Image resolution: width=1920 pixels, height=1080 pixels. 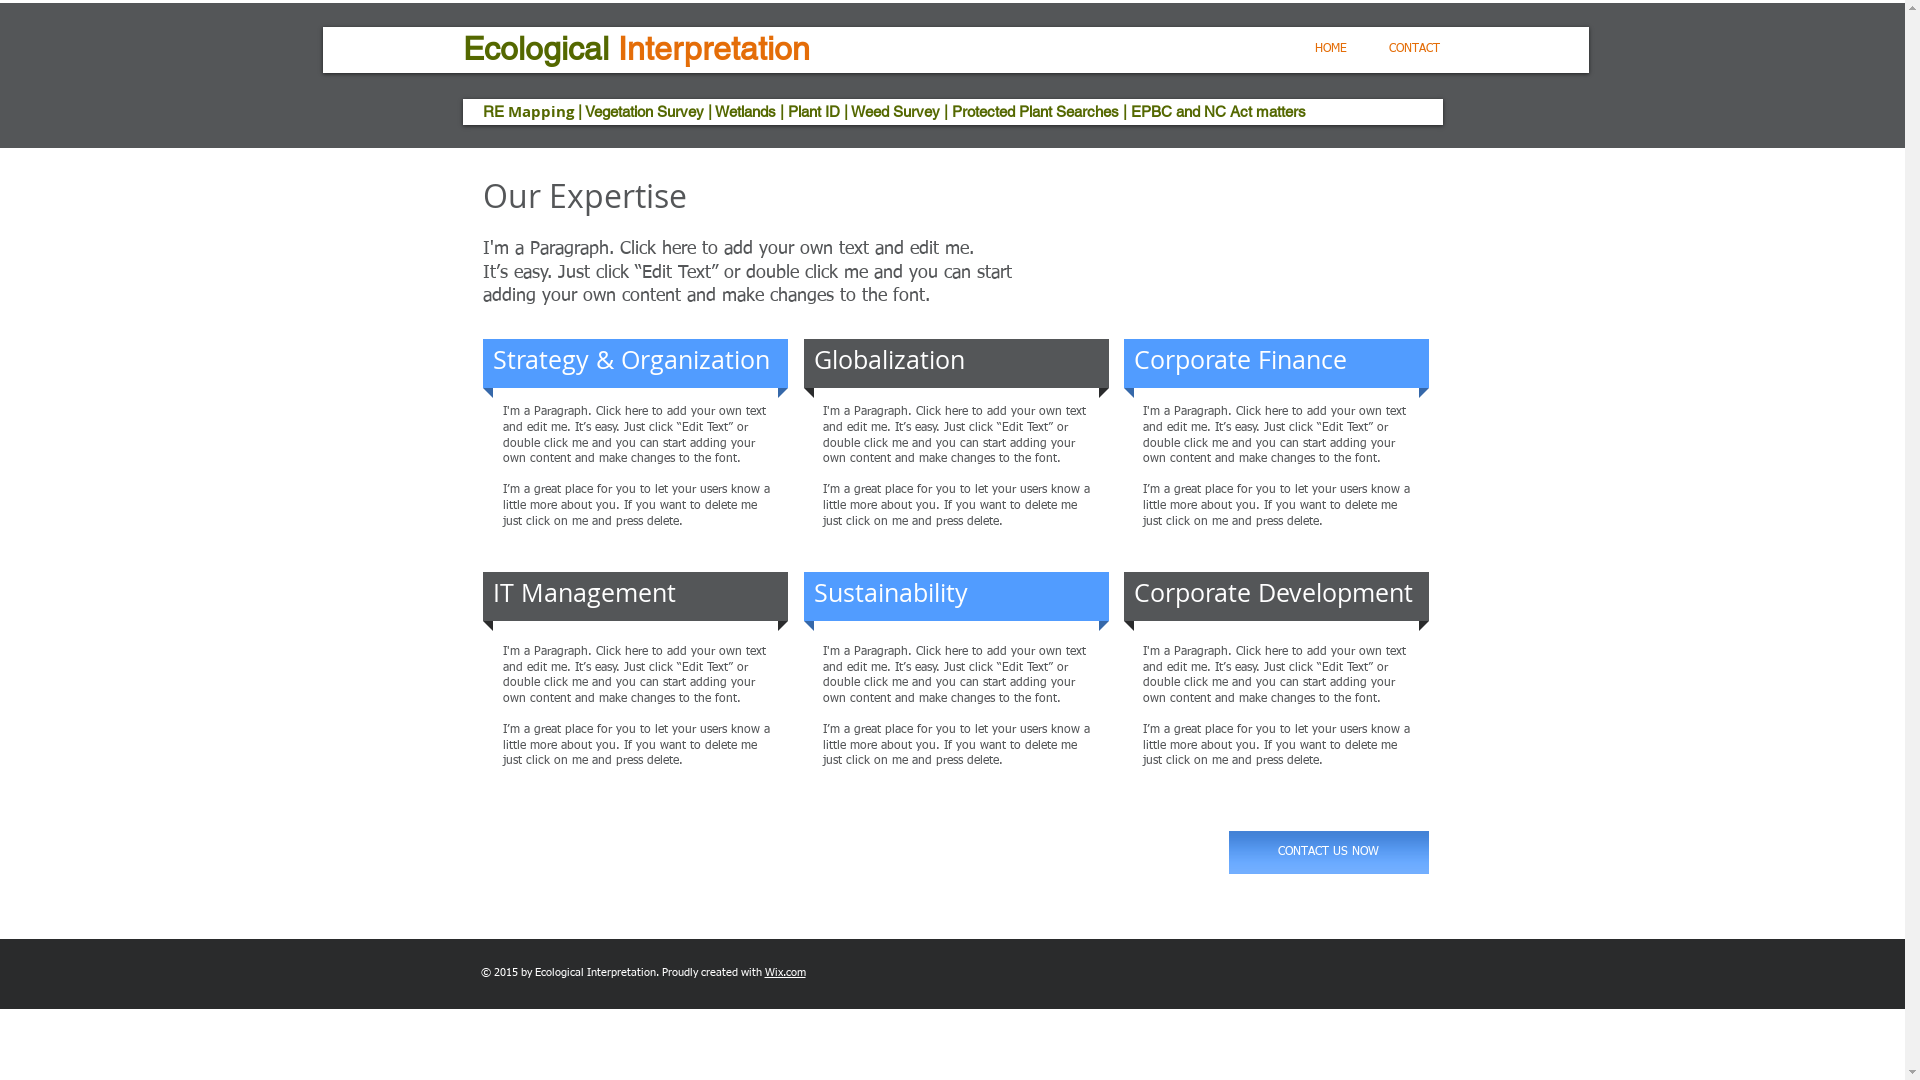 I want to click on 'CONTACT', so click(x=1367, y=48).